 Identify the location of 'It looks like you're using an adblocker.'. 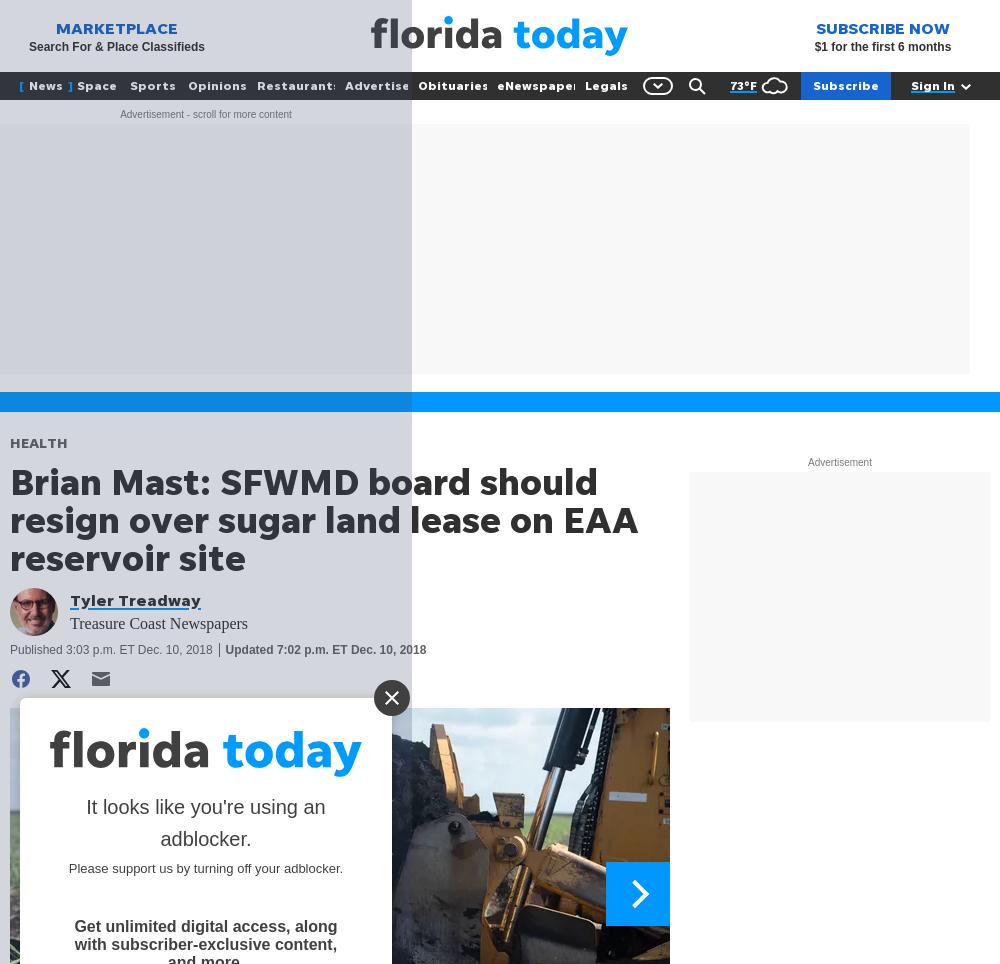
(204, 821).